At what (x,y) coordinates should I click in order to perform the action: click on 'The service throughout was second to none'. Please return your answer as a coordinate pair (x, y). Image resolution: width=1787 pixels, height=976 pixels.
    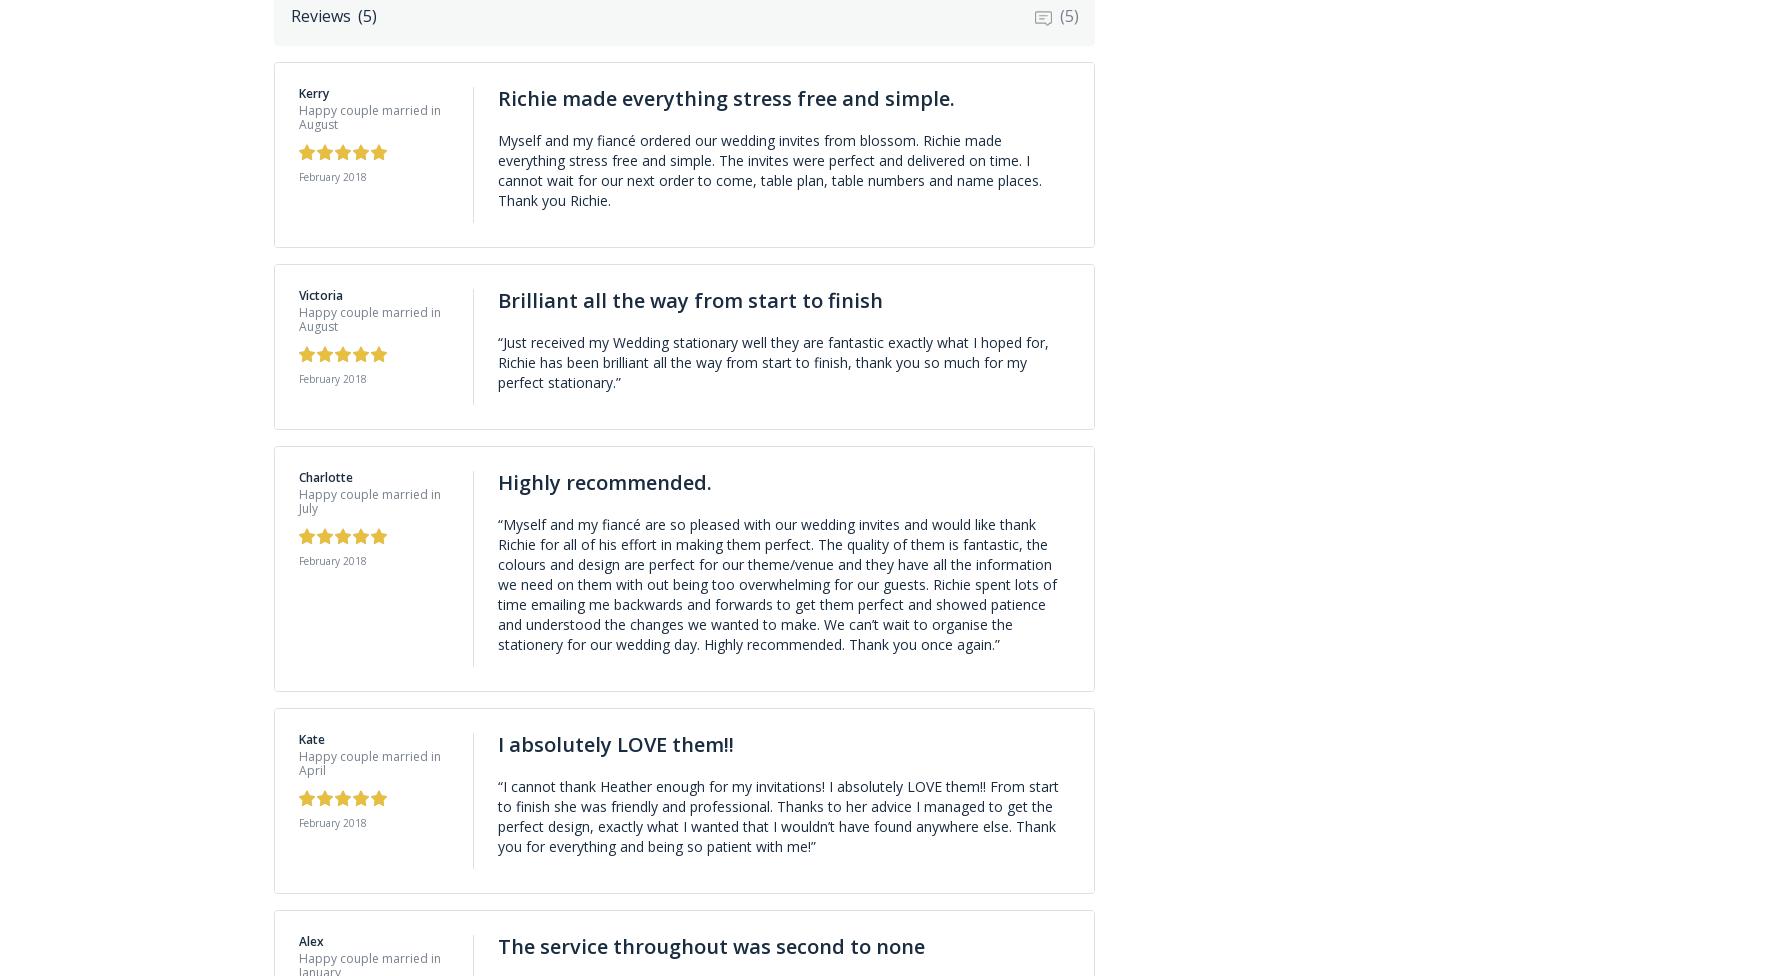
    Looking at the image, I should click on (709, 944).